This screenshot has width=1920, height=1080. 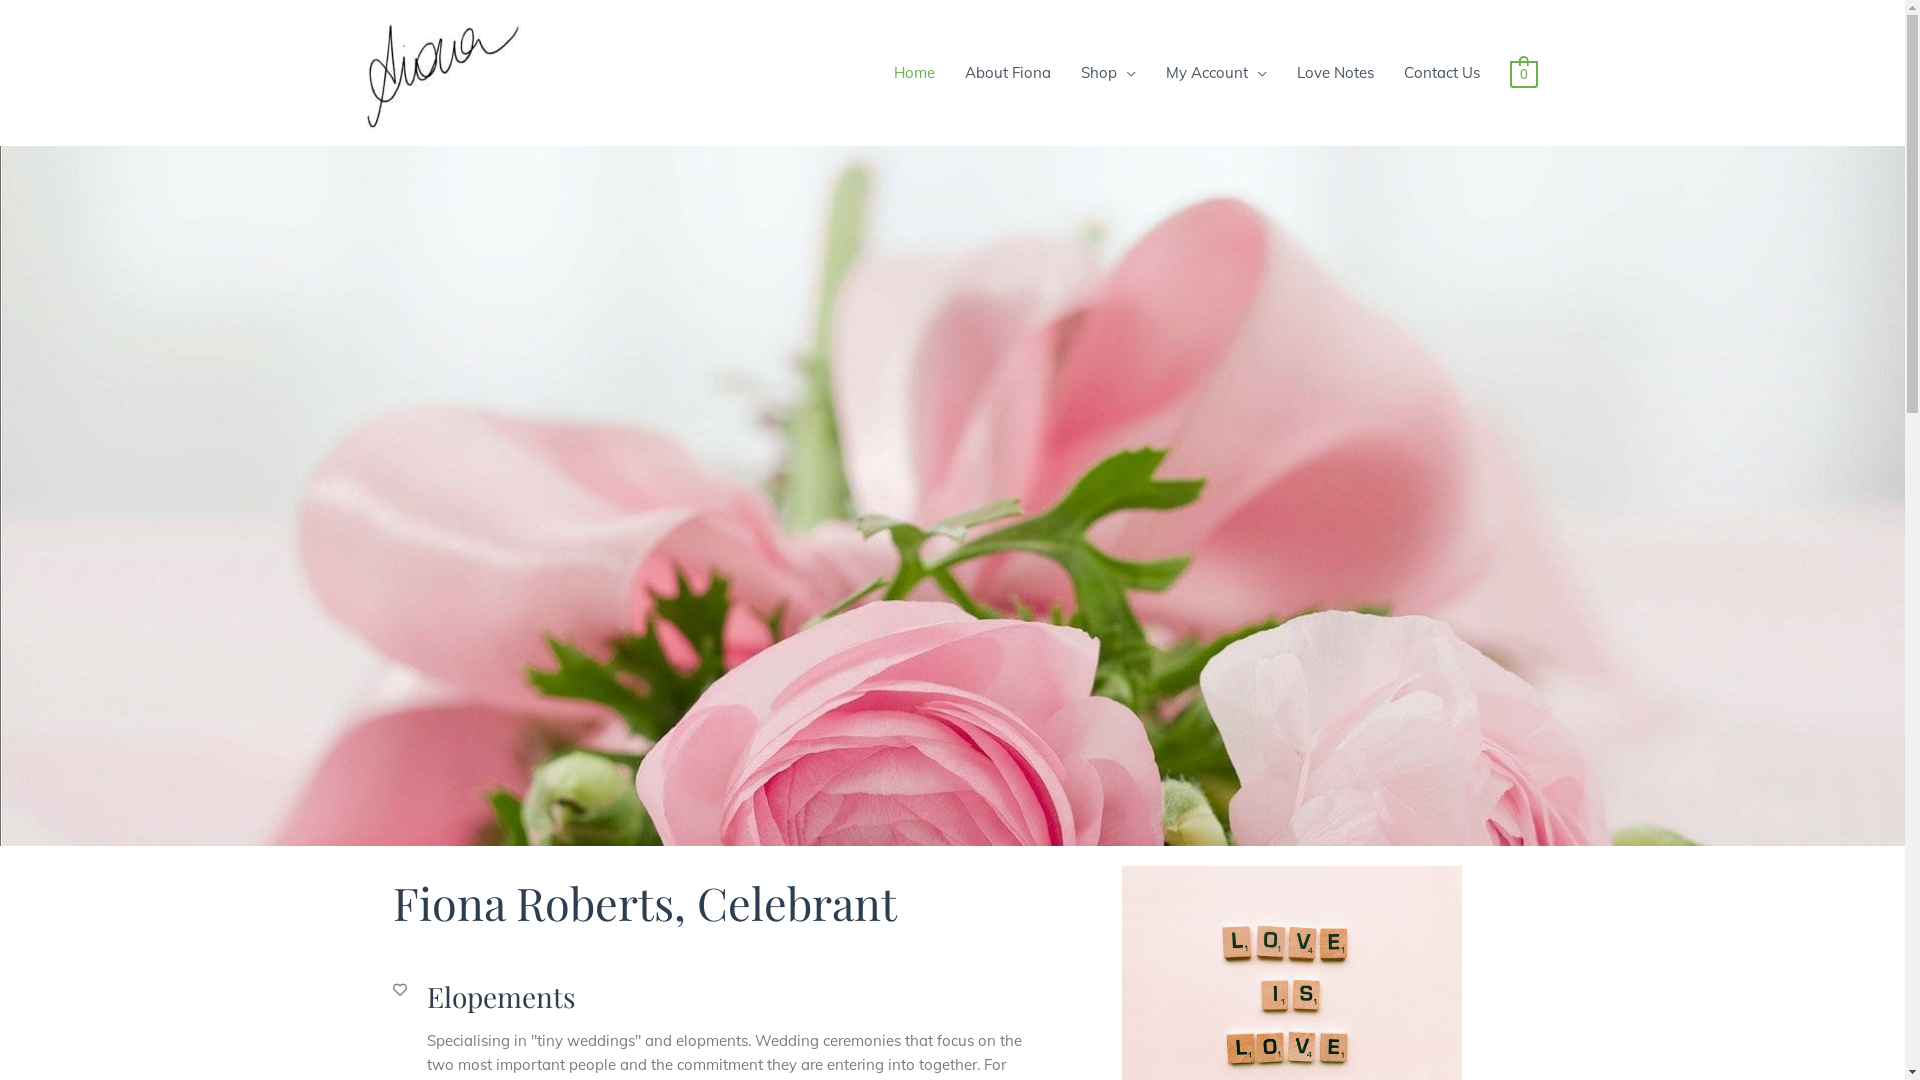 I want to click on 'Contact Us', so click(x=1441, y=72).